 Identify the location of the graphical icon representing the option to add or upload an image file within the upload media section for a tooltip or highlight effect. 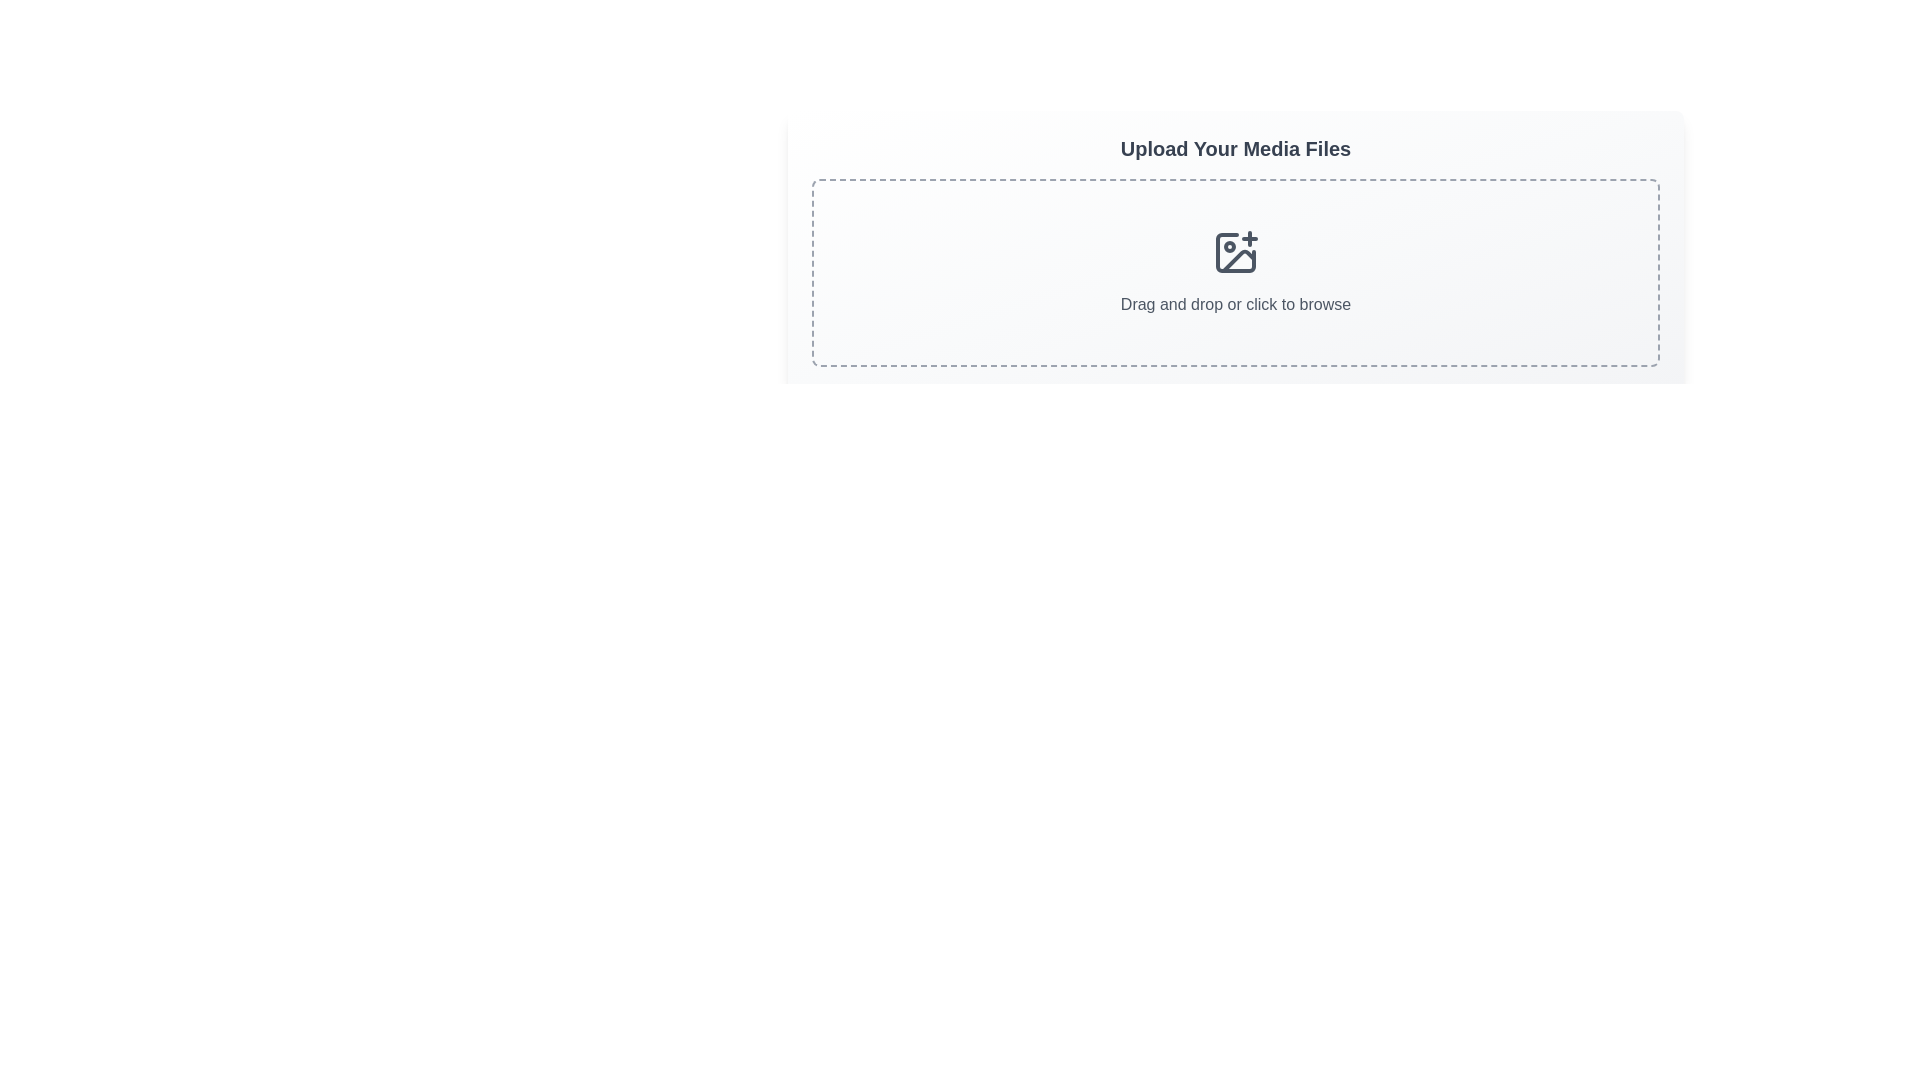
(1235, 252).